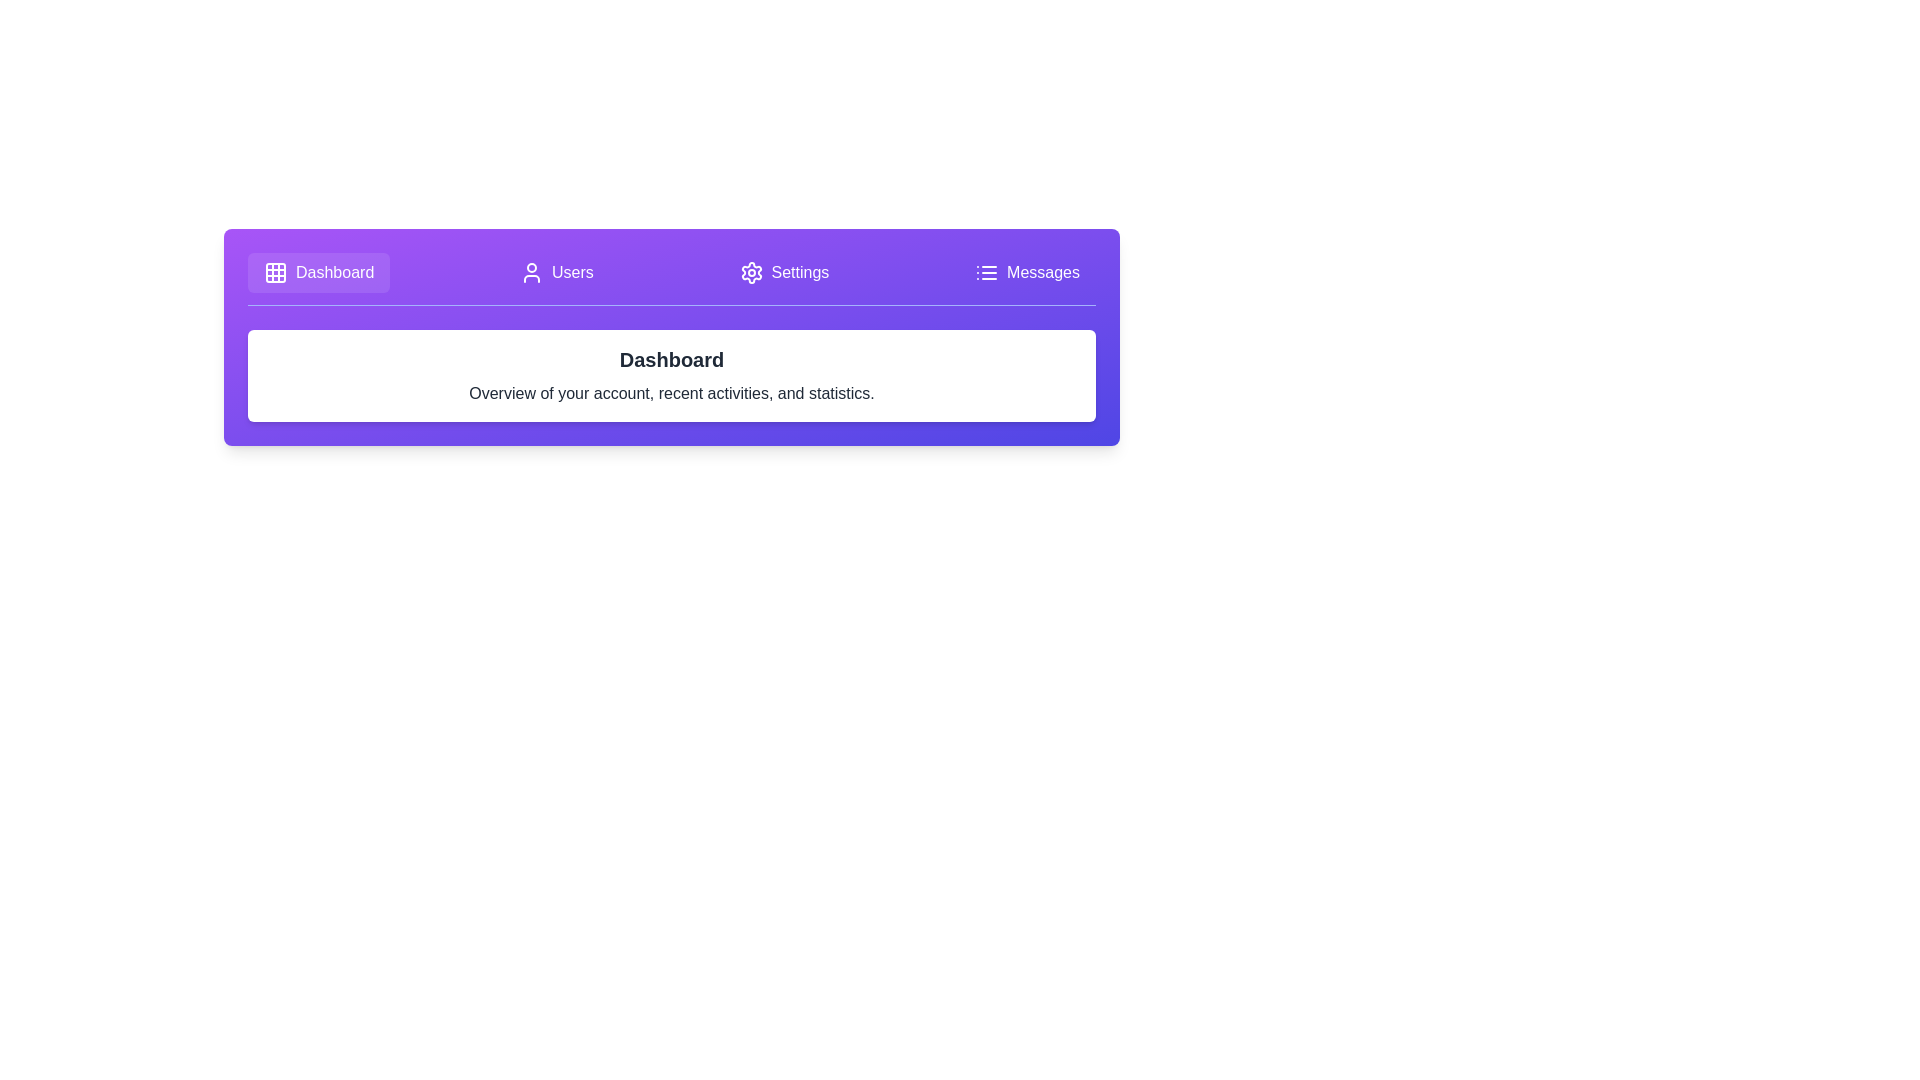 This screenshot has height=1080, width=1920. What do you see at coordinates (532, 273) in the screenshot?
I see `the user icon, which is a minimalist white outlined circle representing a head, located at the left edge of the 'Users' button in the top navigation bar` at bounding box center [532, 273].